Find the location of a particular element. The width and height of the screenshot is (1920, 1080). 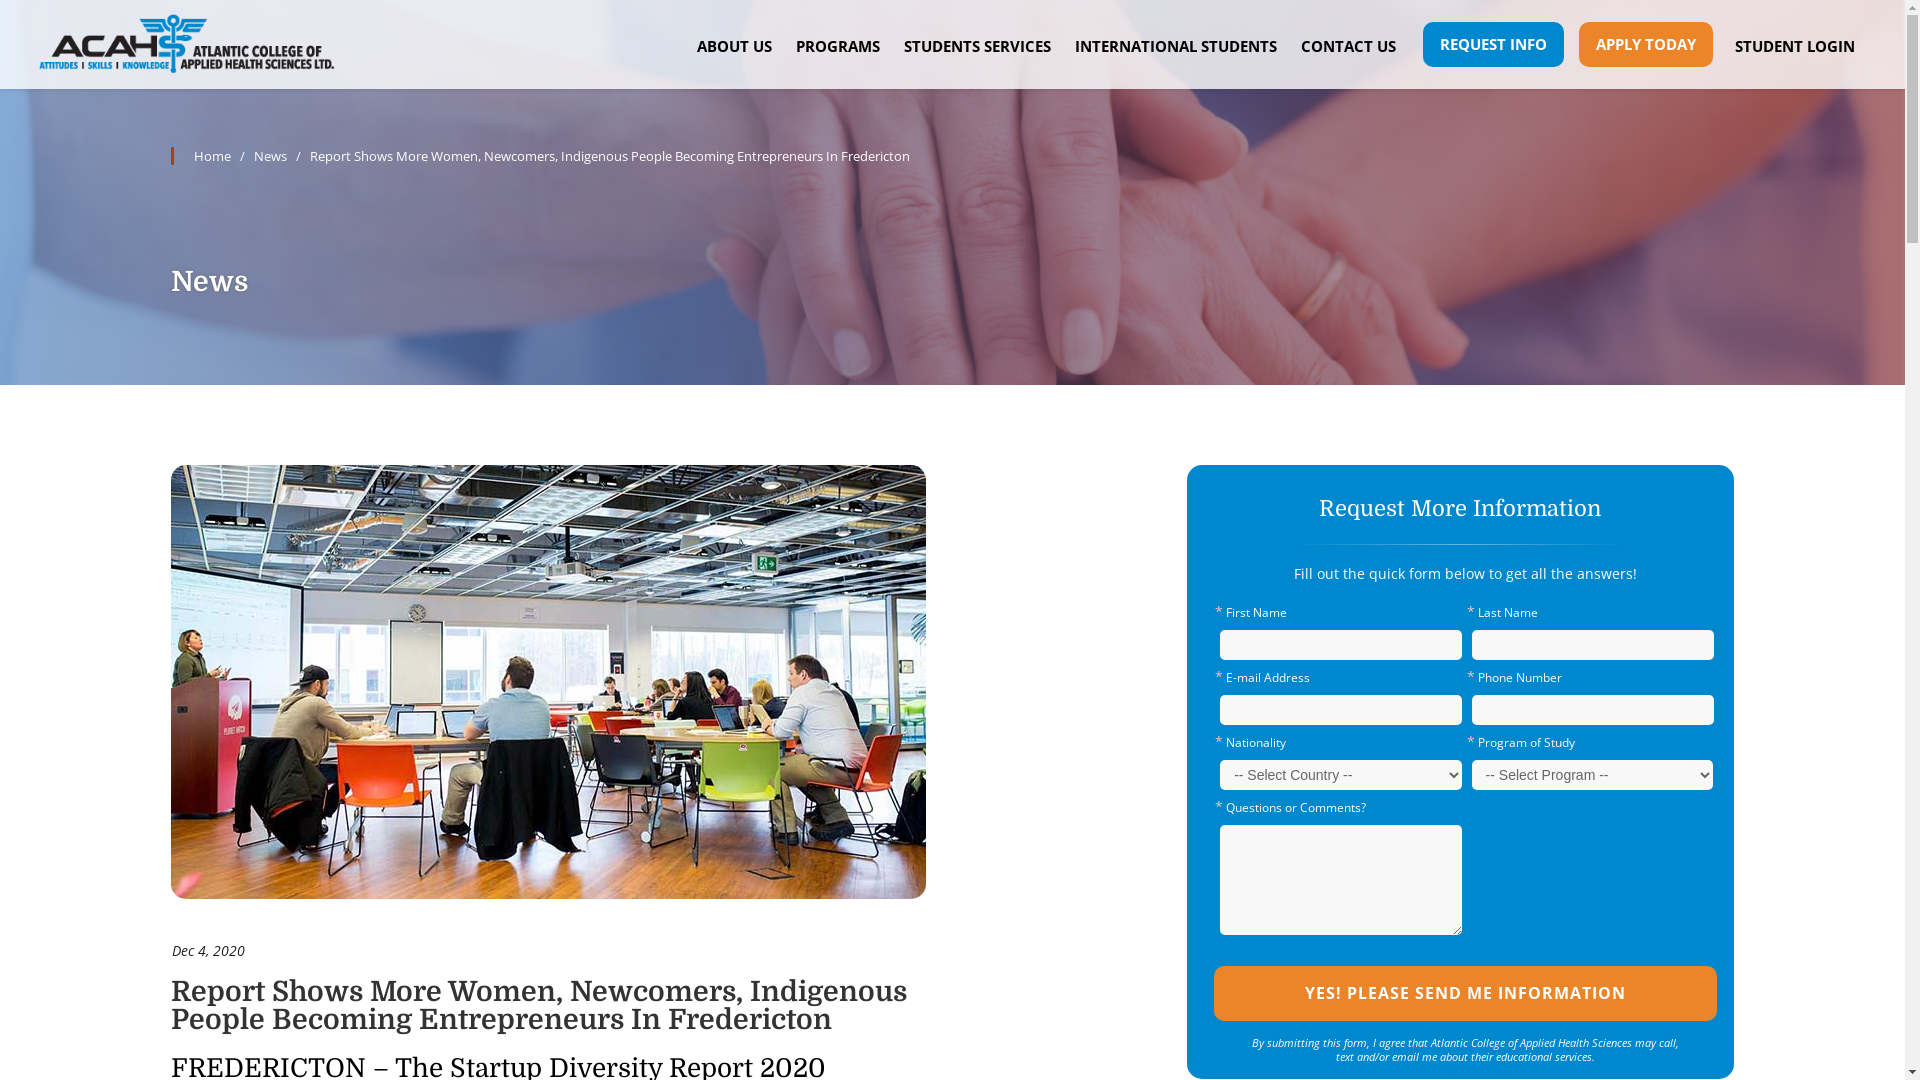

'Home' is located at coordinates (171, 154).